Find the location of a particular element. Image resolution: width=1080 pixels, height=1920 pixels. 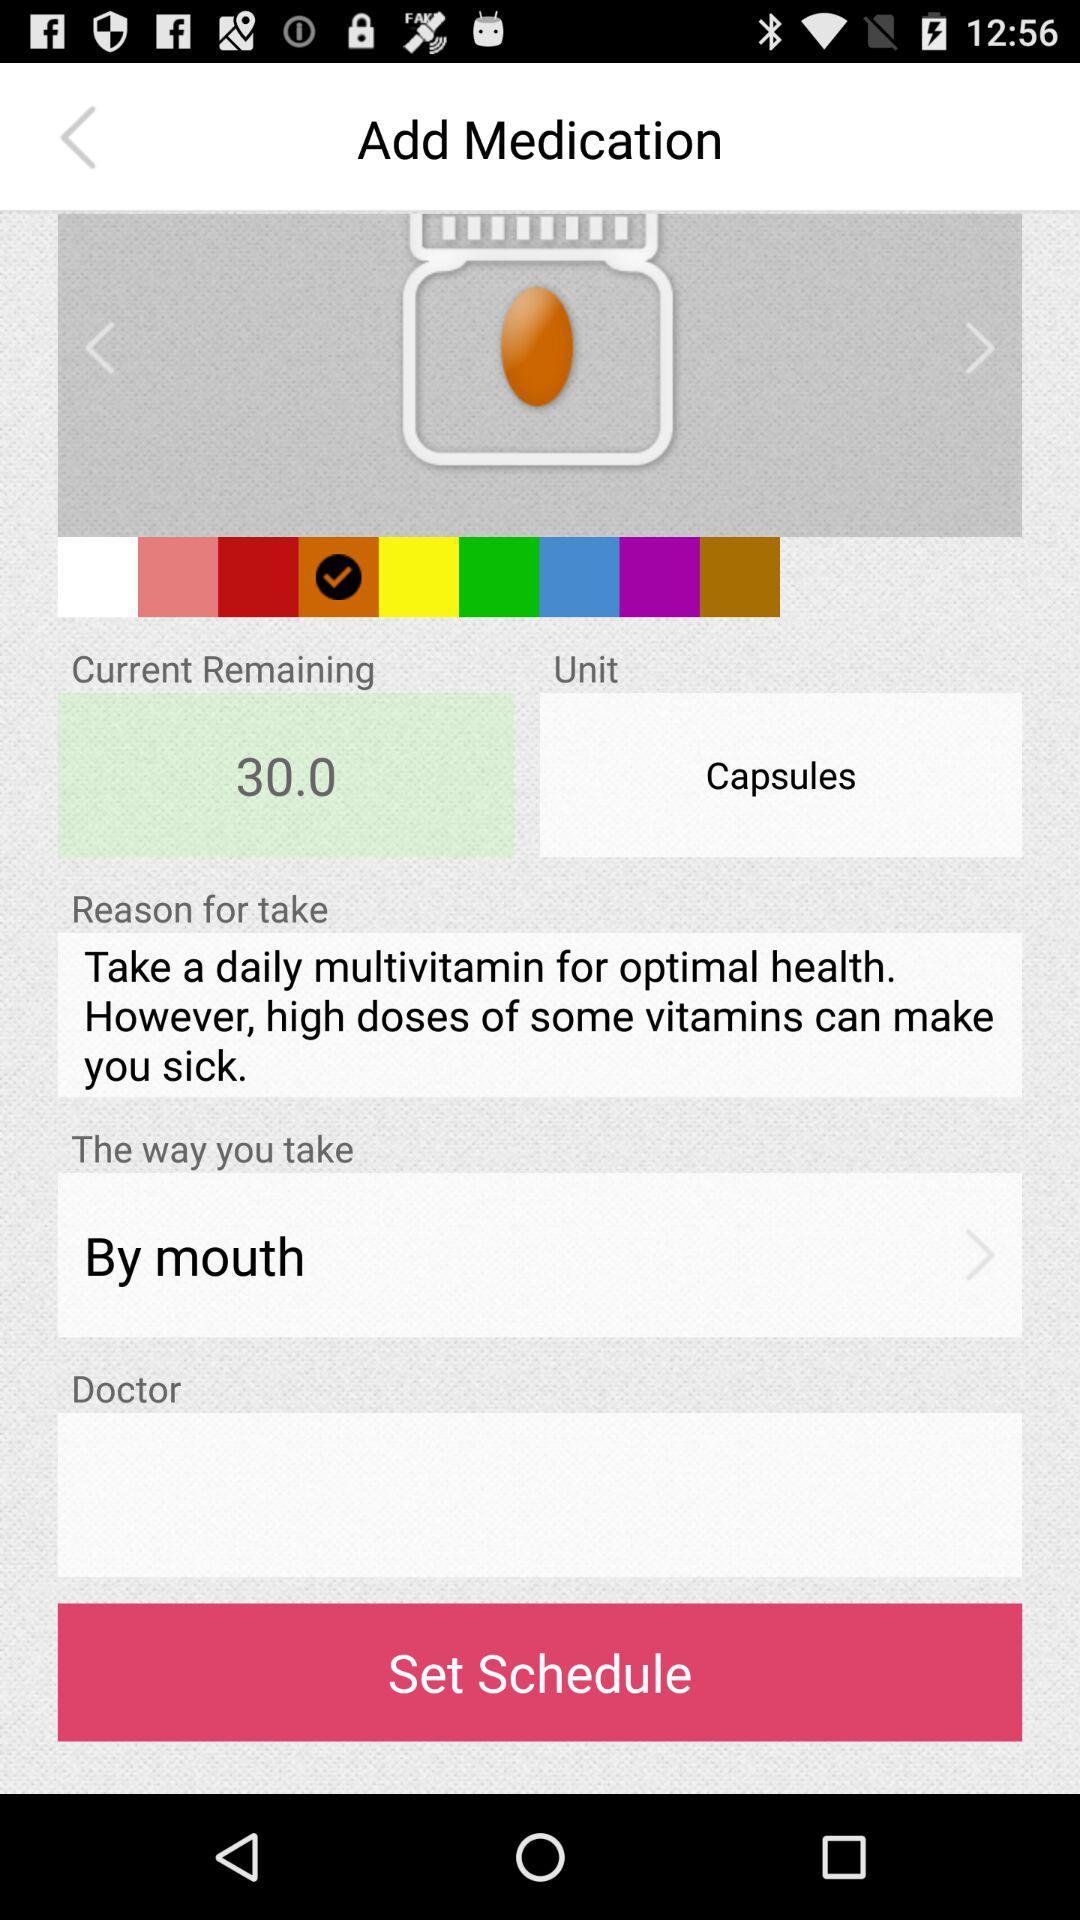

the button above doctor is located at coordinates (540, 1253).